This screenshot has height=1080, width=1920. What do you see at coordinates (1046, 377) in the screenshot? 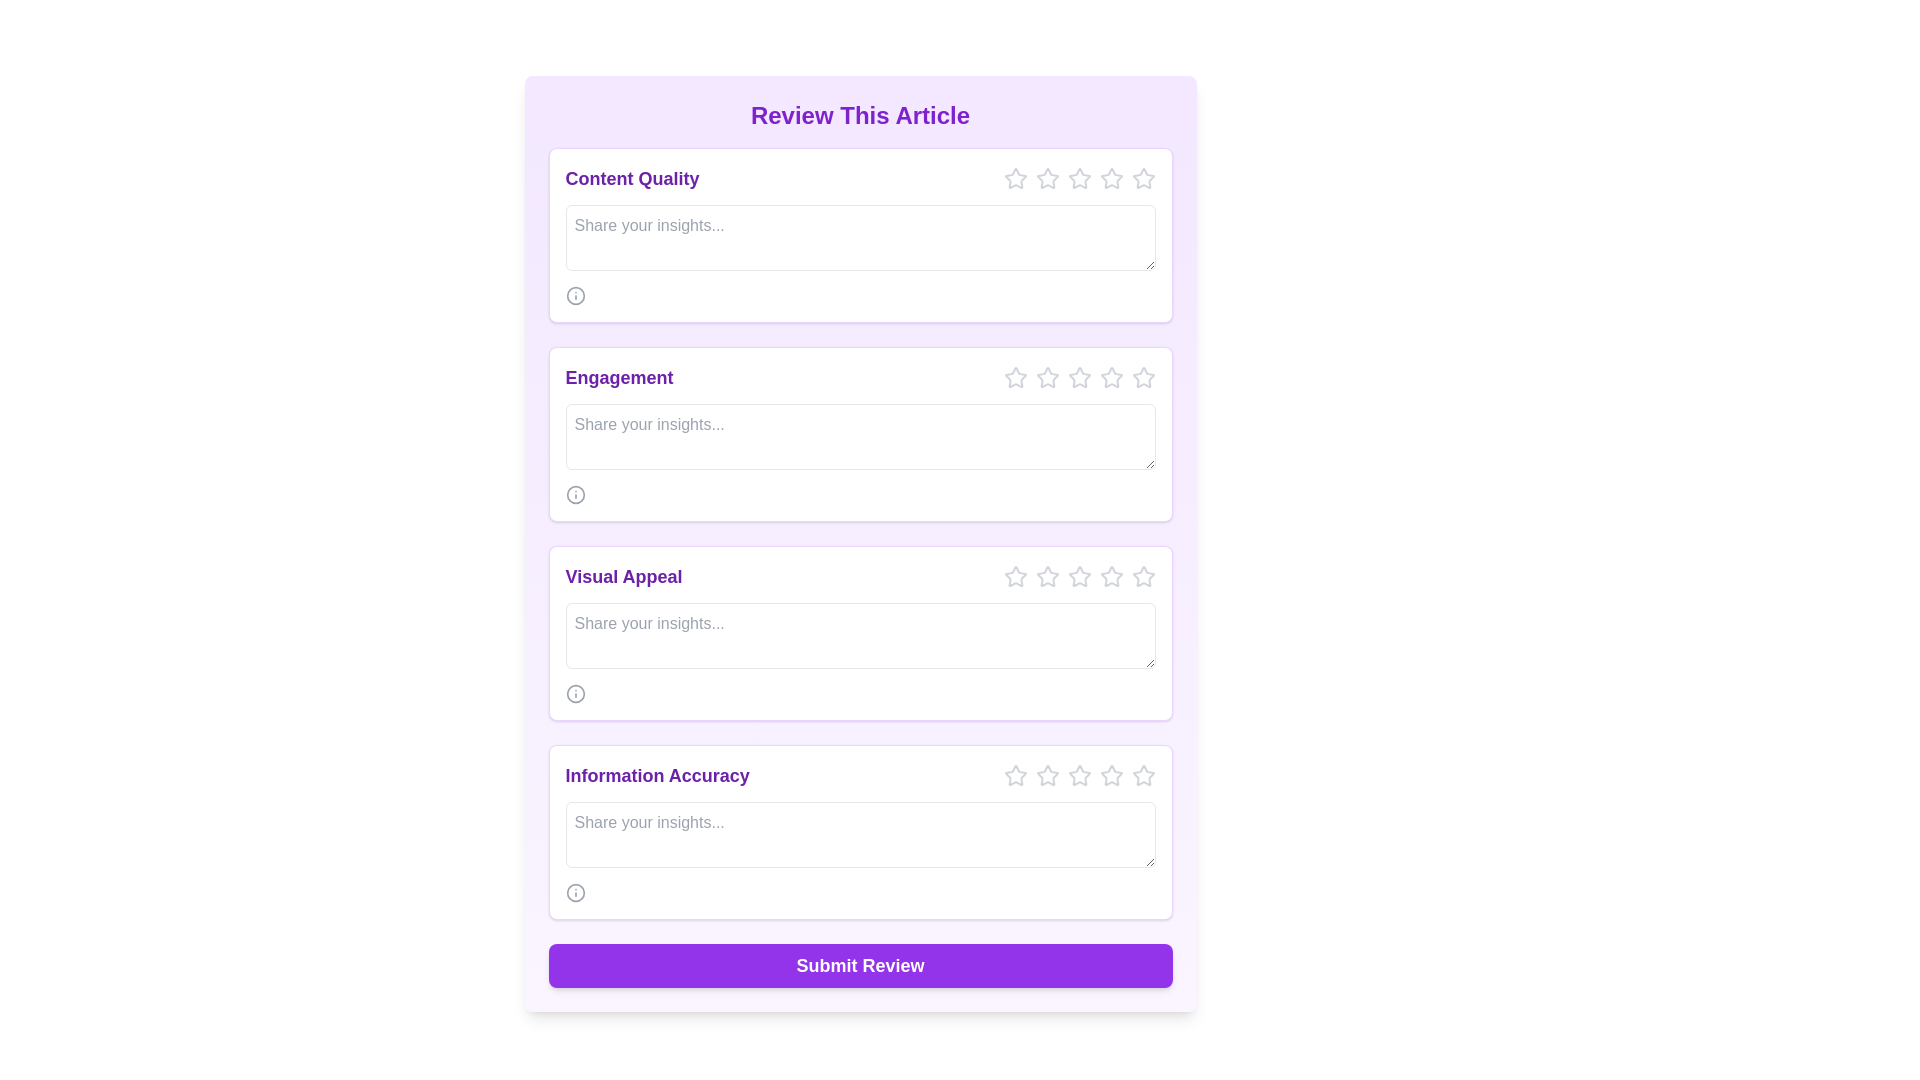
I see `the first star icon used for rating the 'Engagement' aspect of the content, located immediately after the text input box labeled 'Share your insights...'` at bounding box center [1046, 377].